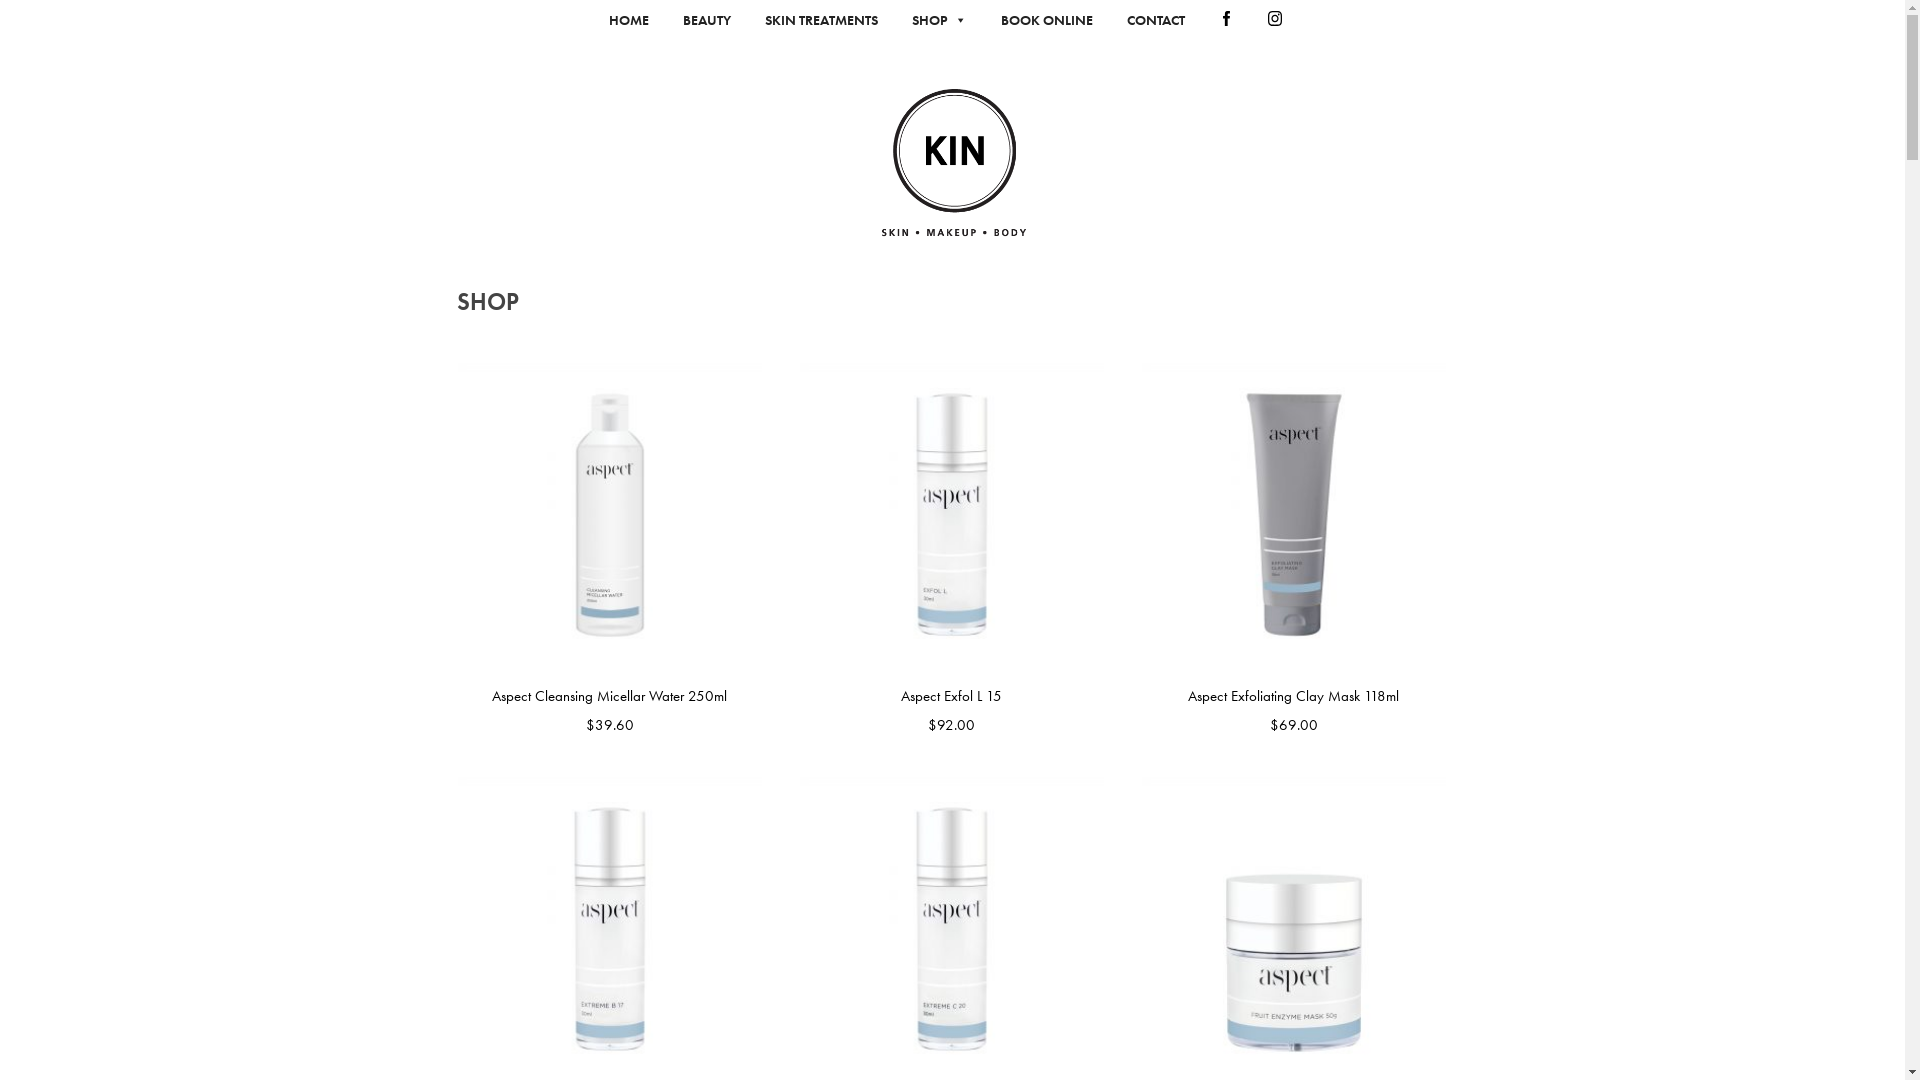 This screenshot has height=1080, width=1920. I want to click on 'Aspect Cleansing Micellar Water 250ml, so click(608, 550).